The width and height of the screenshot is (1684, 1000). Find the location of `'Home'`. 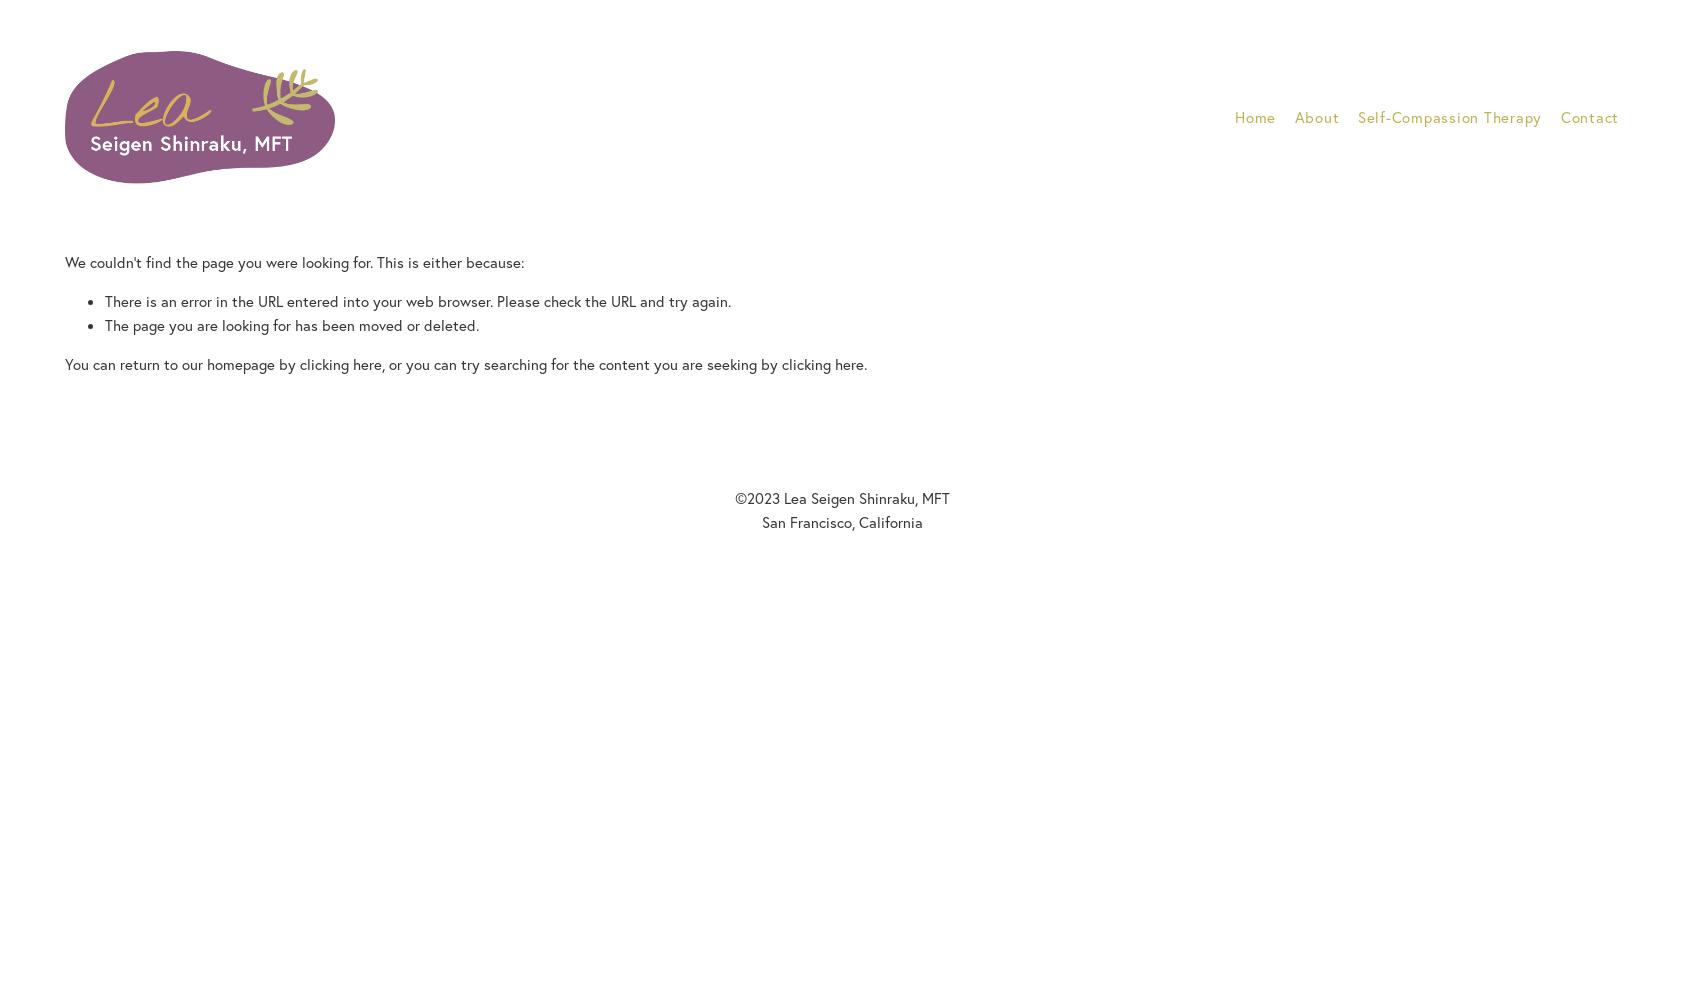

'Home' is located at coordinates (1235, 115).